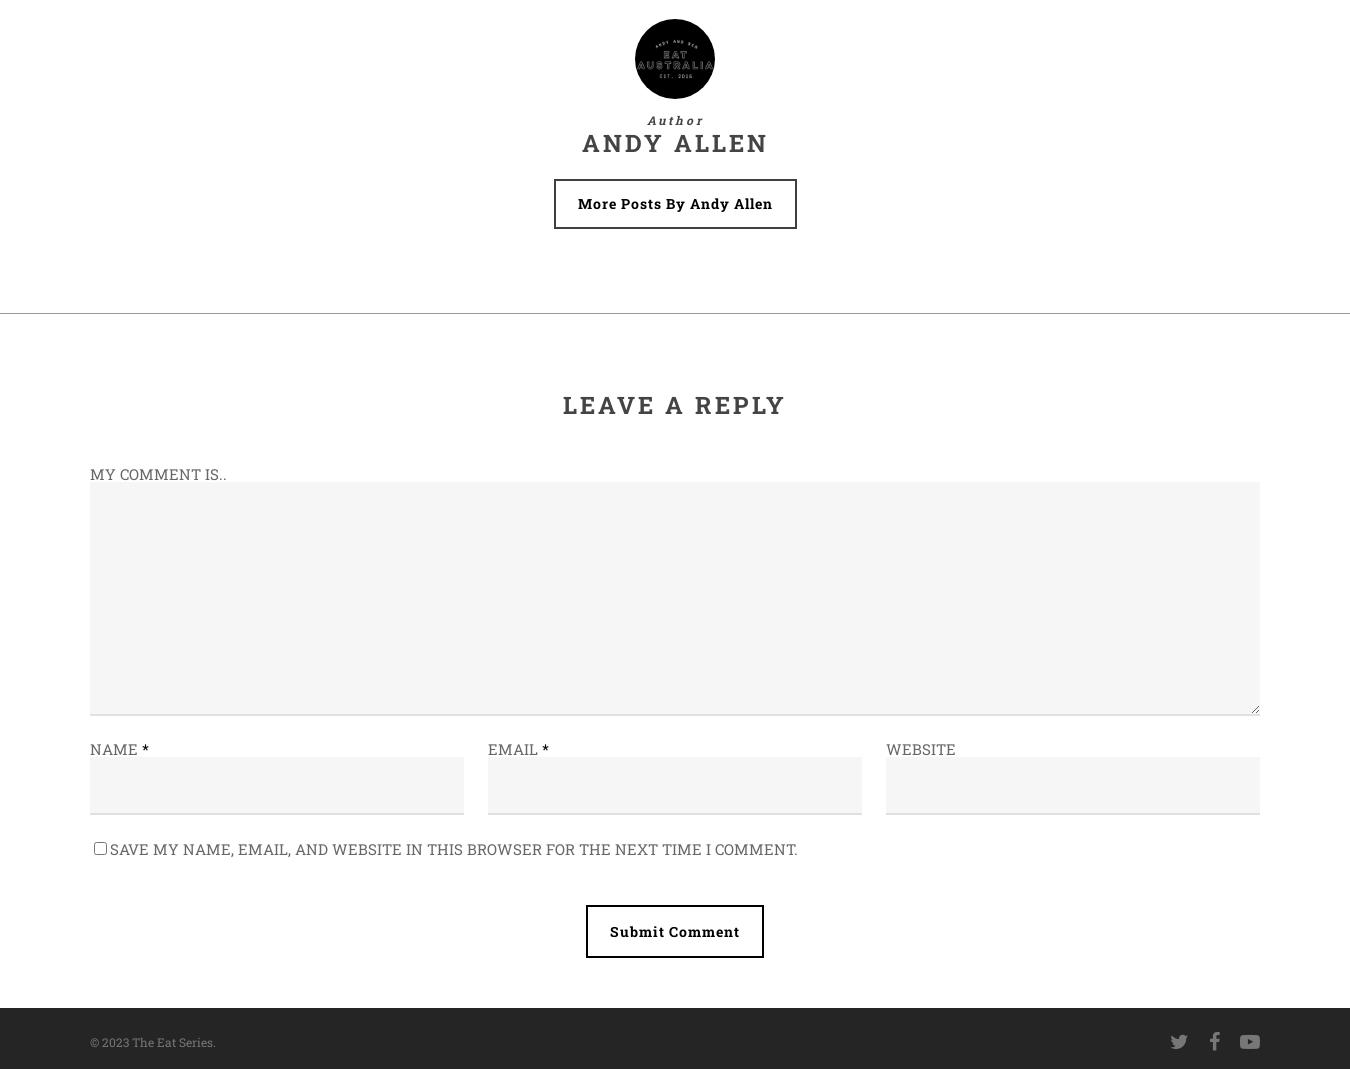 This screenshot has height=1069, width=1350. I want to click on 'Save my name, email, and website in this browser for the next time I comment.', so click(453, 848).